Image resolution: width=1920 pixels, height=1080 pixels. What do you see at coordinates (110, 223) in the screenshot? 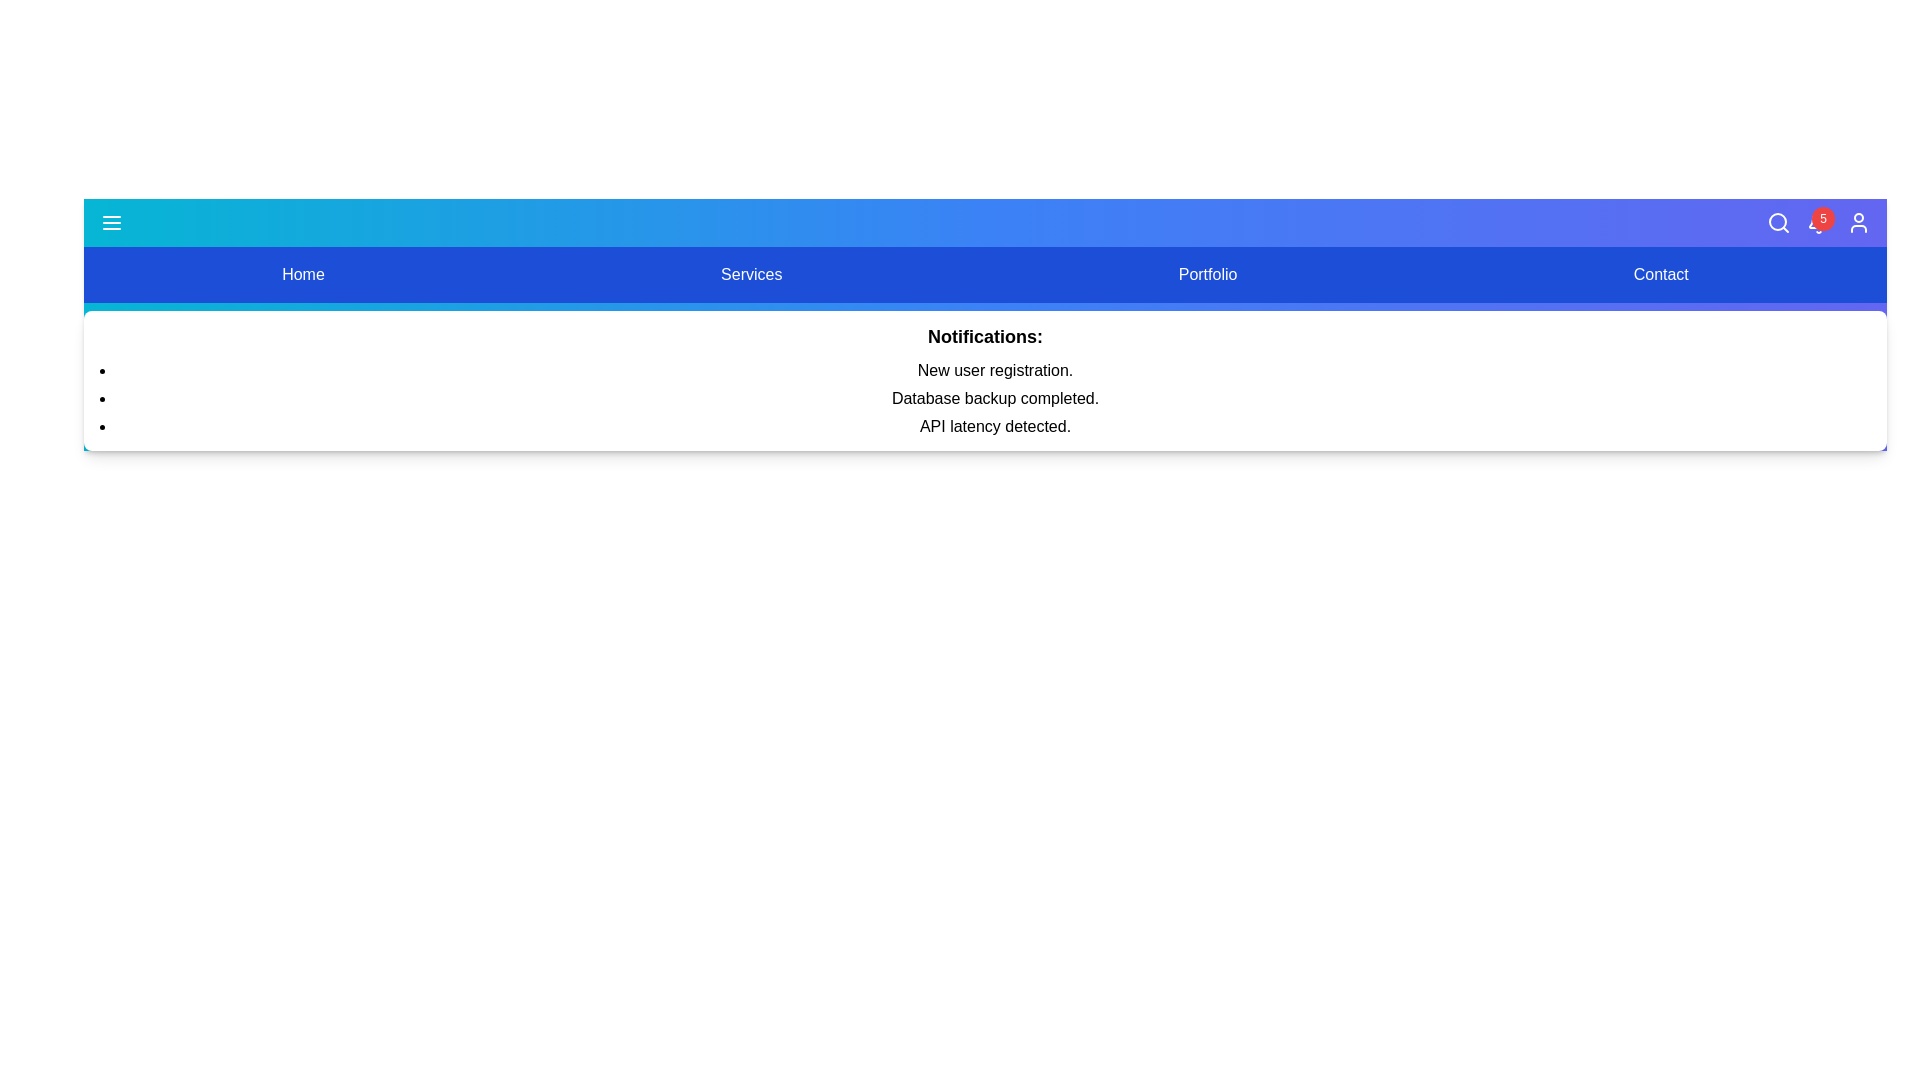
I see `the menu icon button to toggle the menu visibility` at bounding box center [110, 223].